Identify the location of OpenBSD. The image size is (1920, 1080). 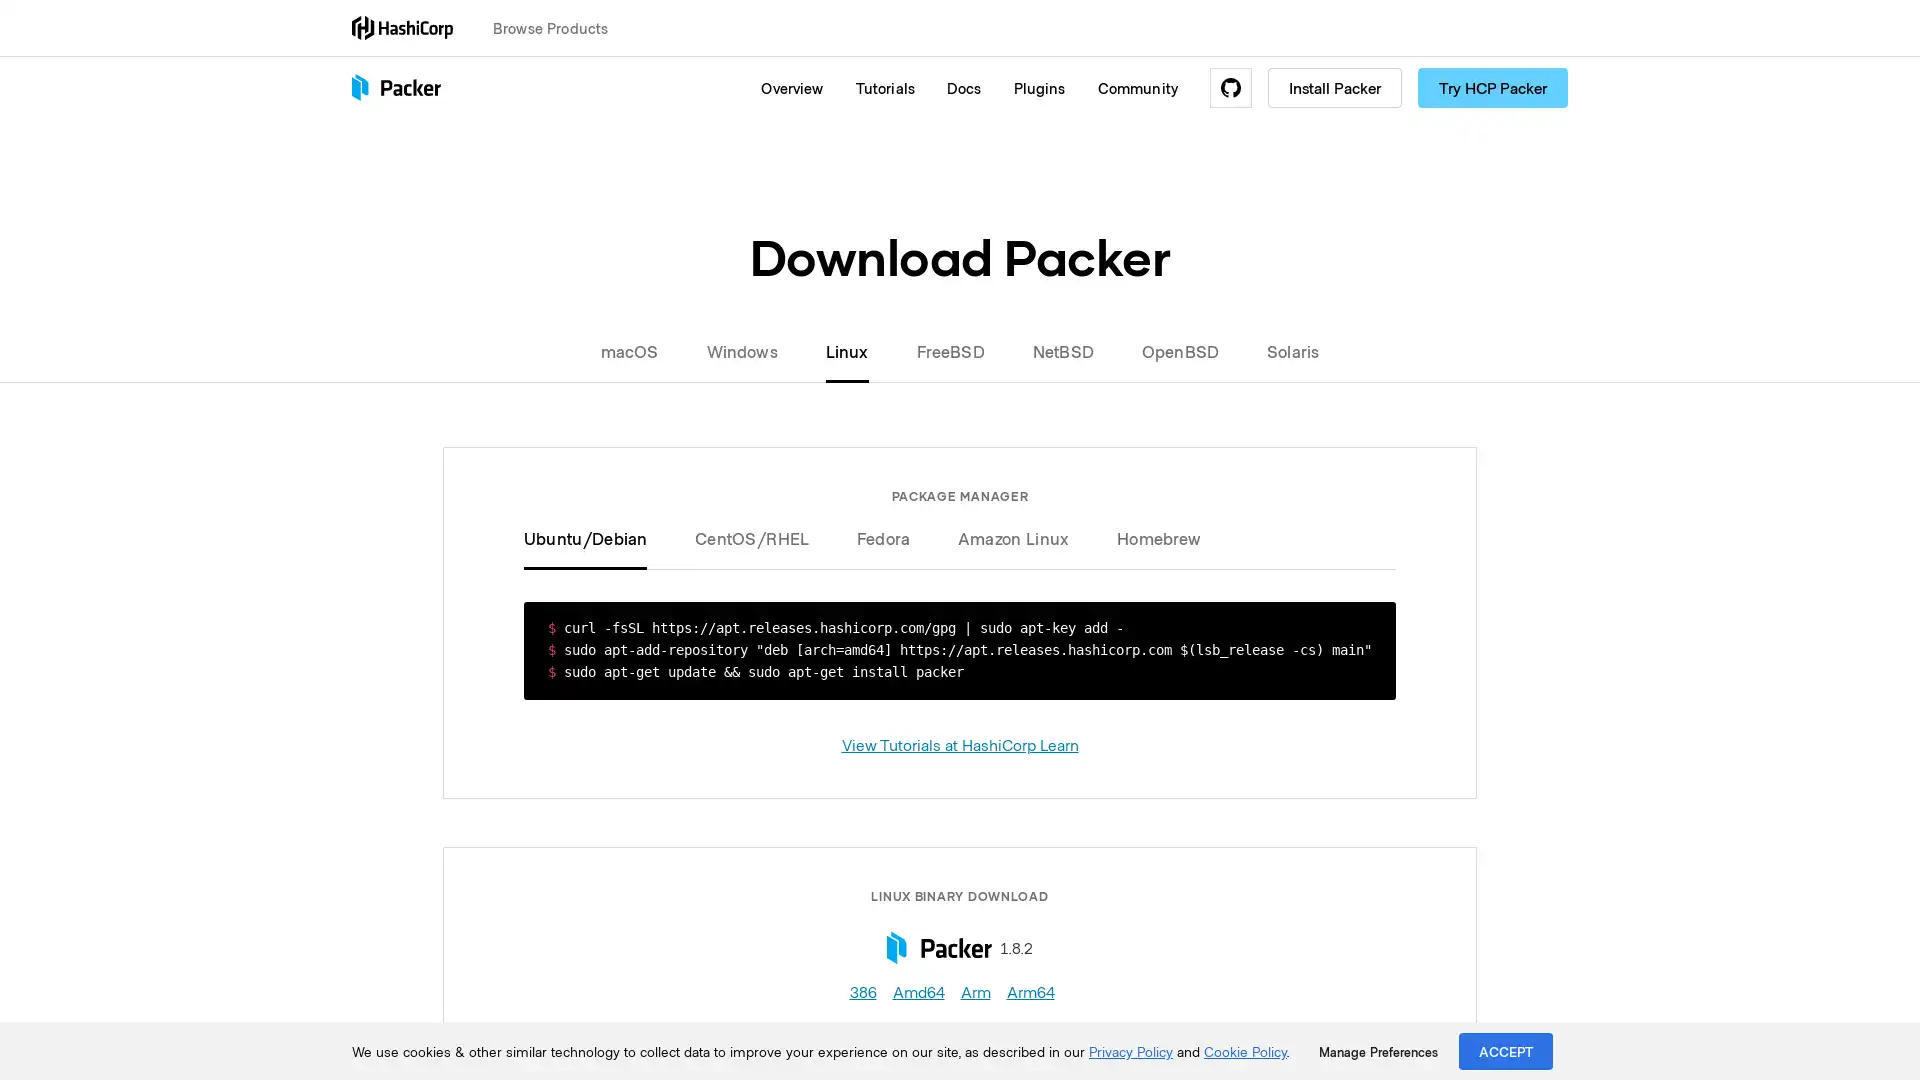
(1180, 350).